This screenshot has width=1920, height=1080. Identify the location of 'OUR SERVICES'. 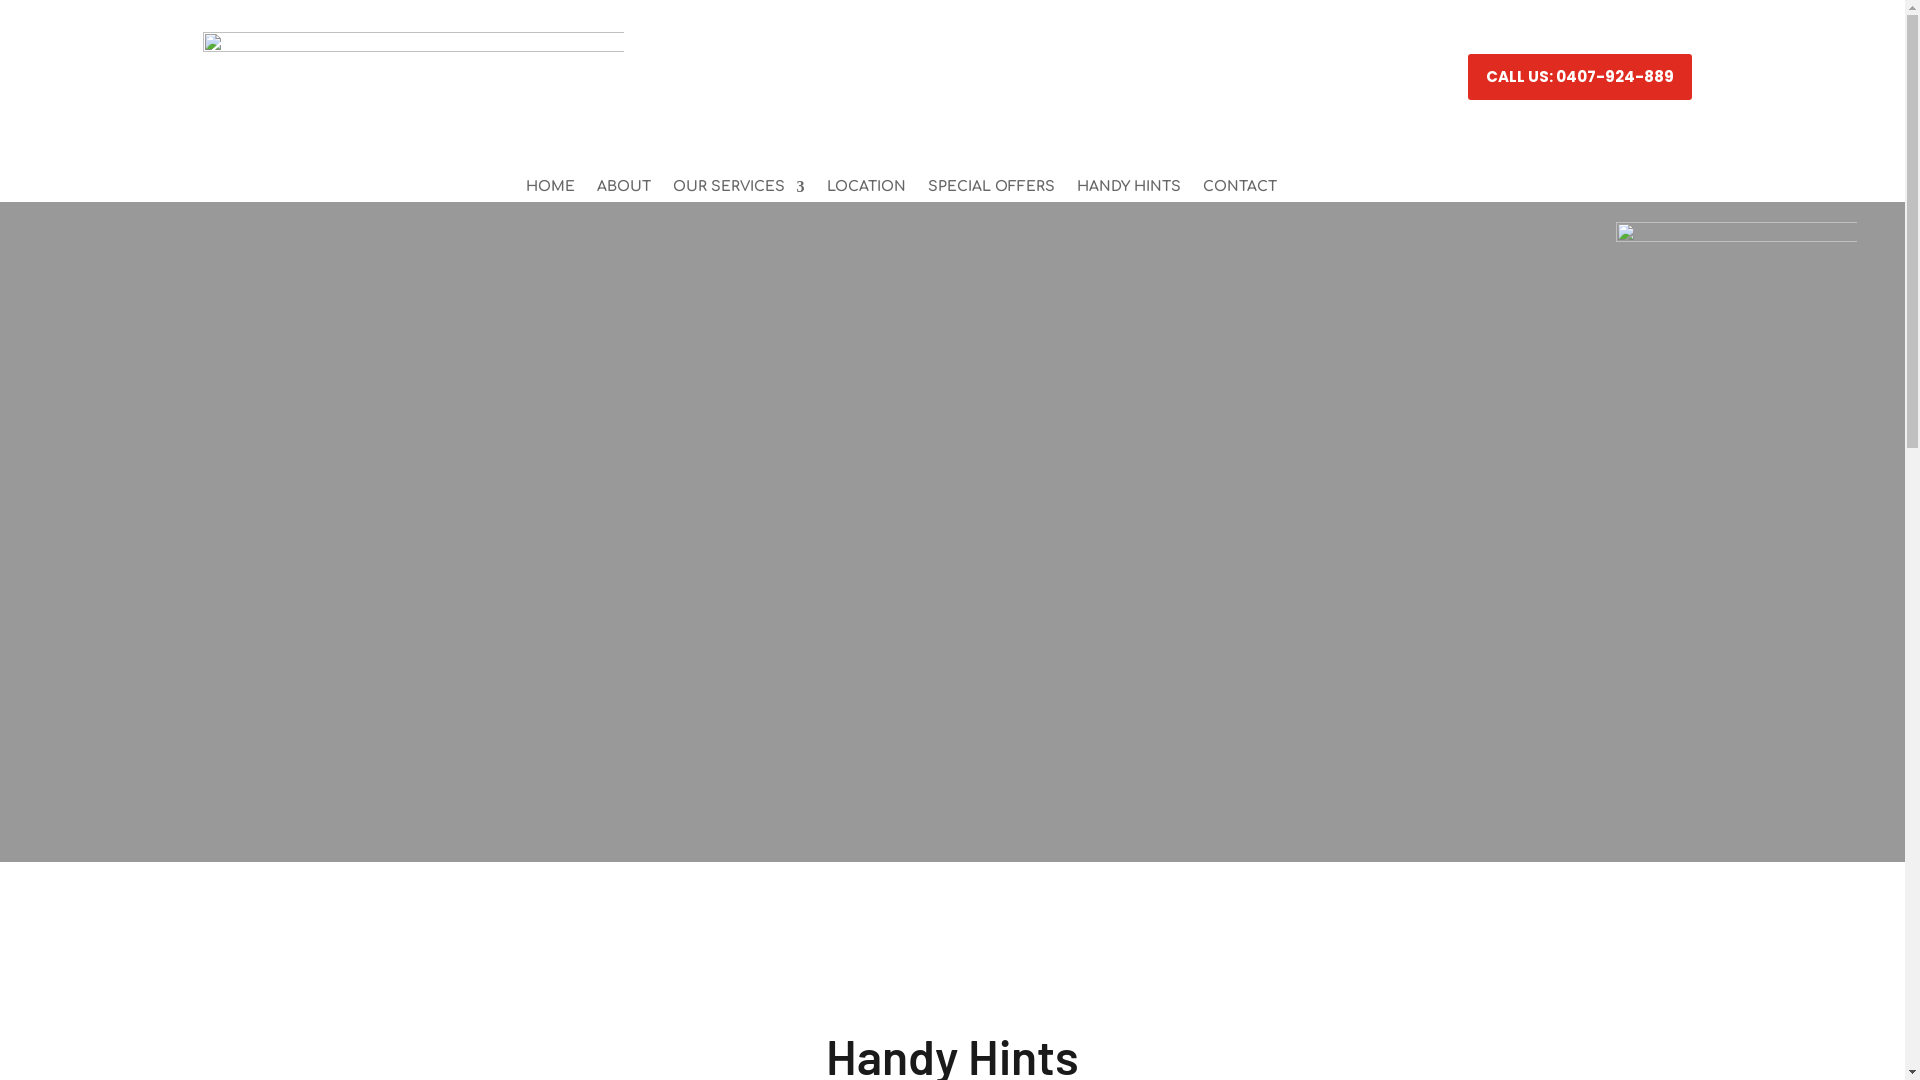
(737, 191).